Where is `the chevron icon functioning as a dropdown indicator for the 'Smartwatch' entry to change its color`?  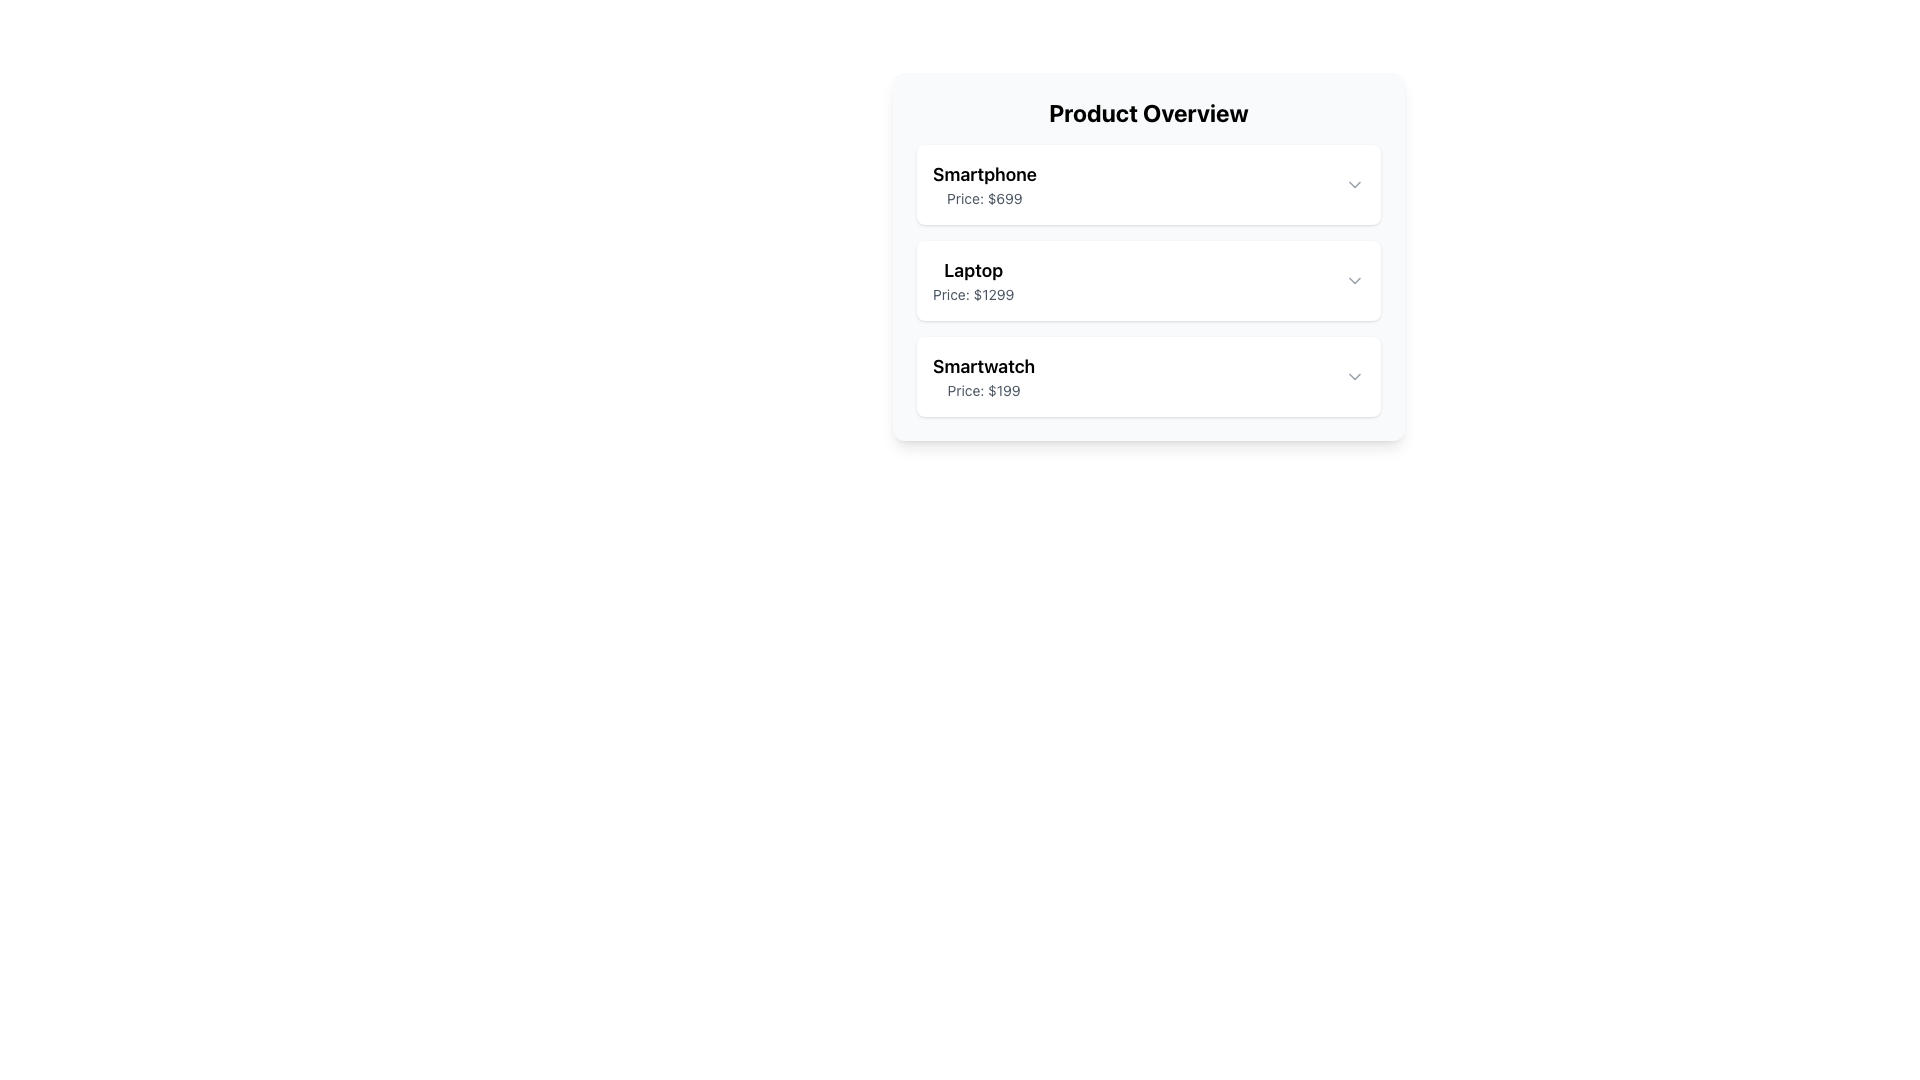 the chevron icon functioning as a dropdown indicator for the 'Smartwatch' entry to change its color is located at coordinates (1354, 377).